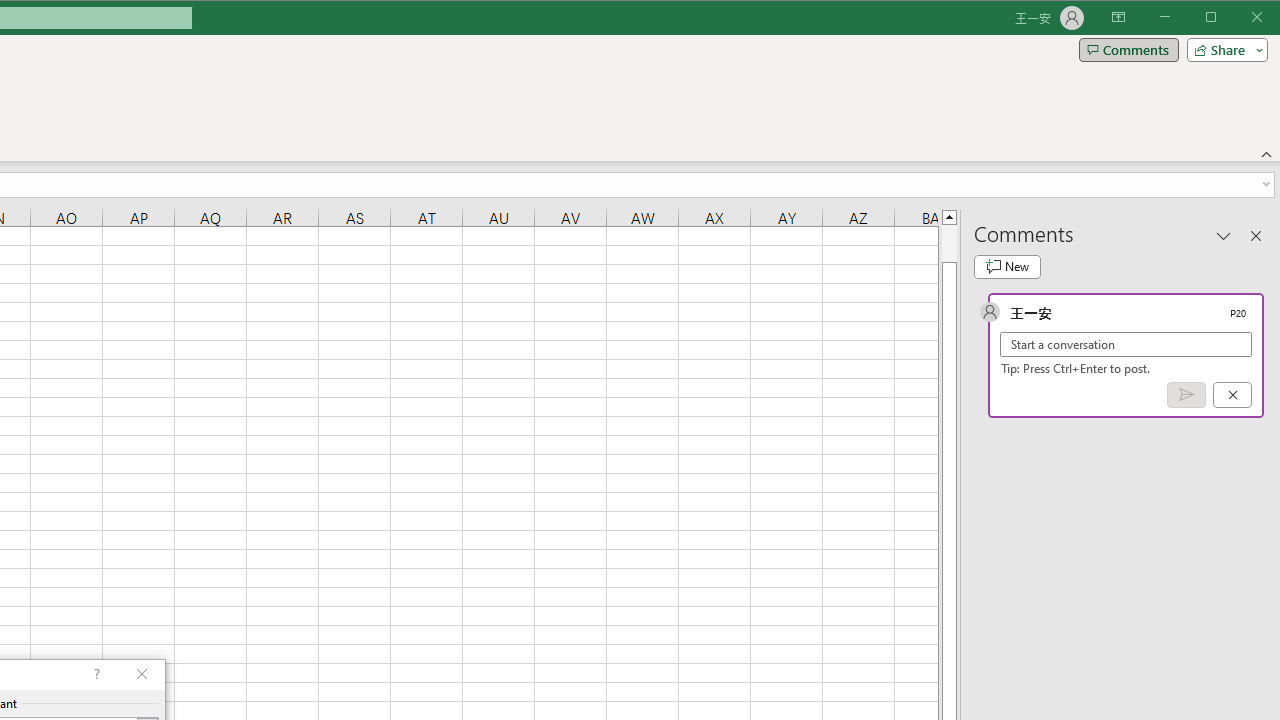  What do you see at coordinates (1266, 153) in the screenshot?
I see `'Collapse the Ribbon'` at bounding box center [1266, 153].